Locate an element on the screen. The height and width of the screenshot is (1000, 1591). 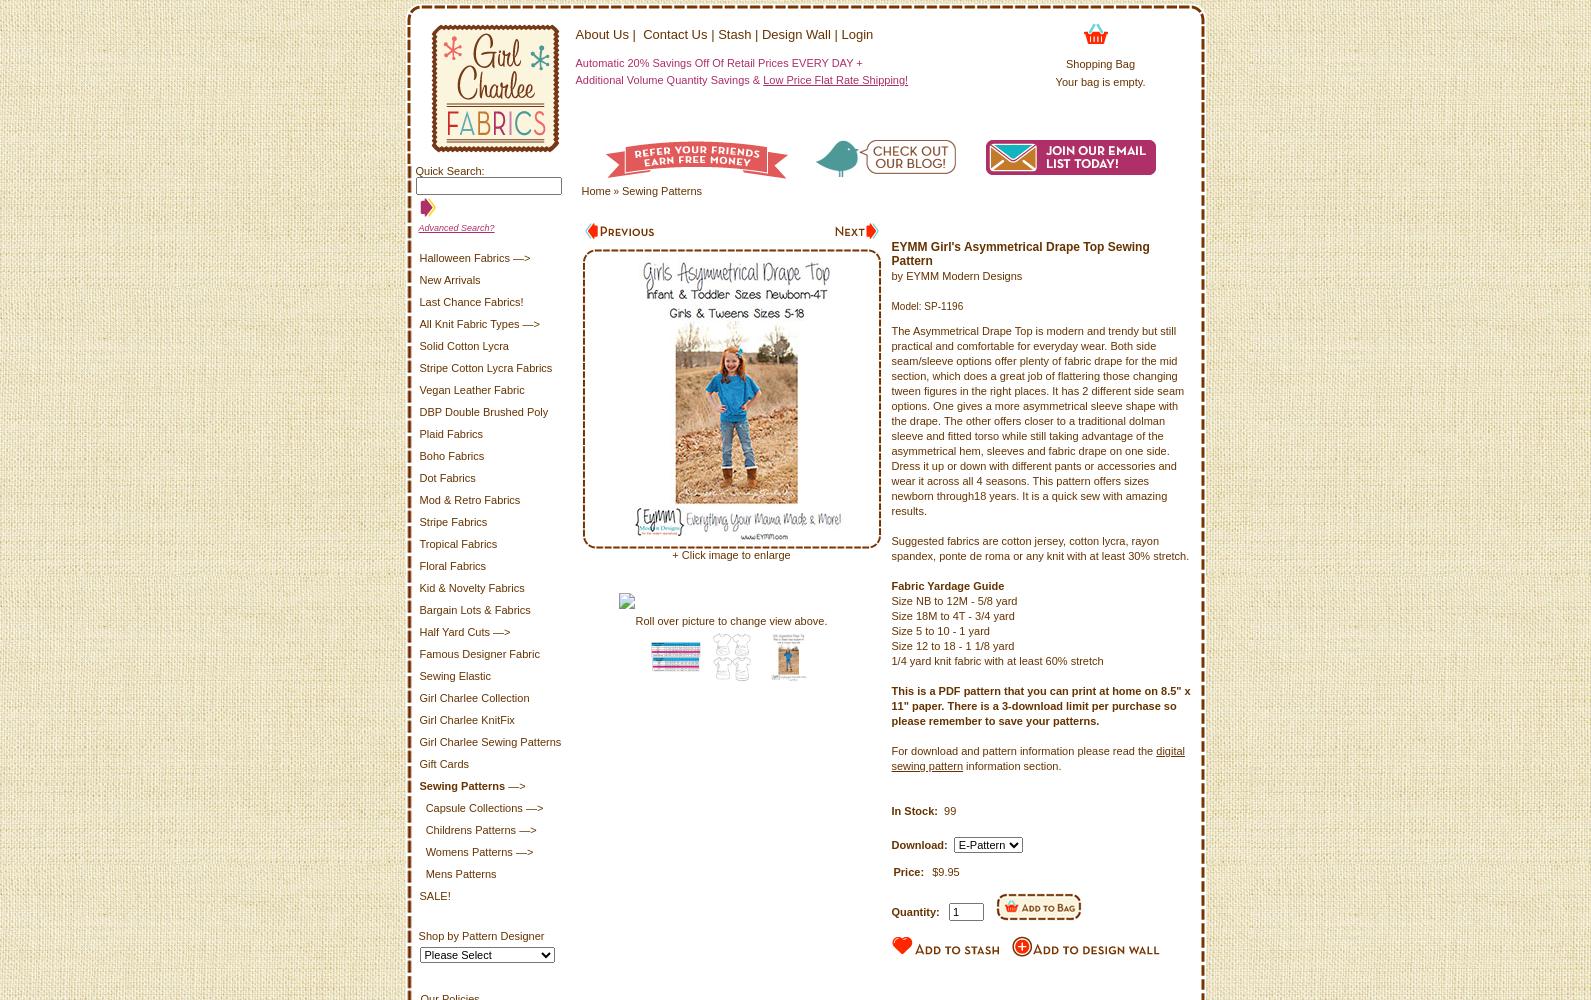
'Girl Charlee Collection' is located at coordinates (473, 697).